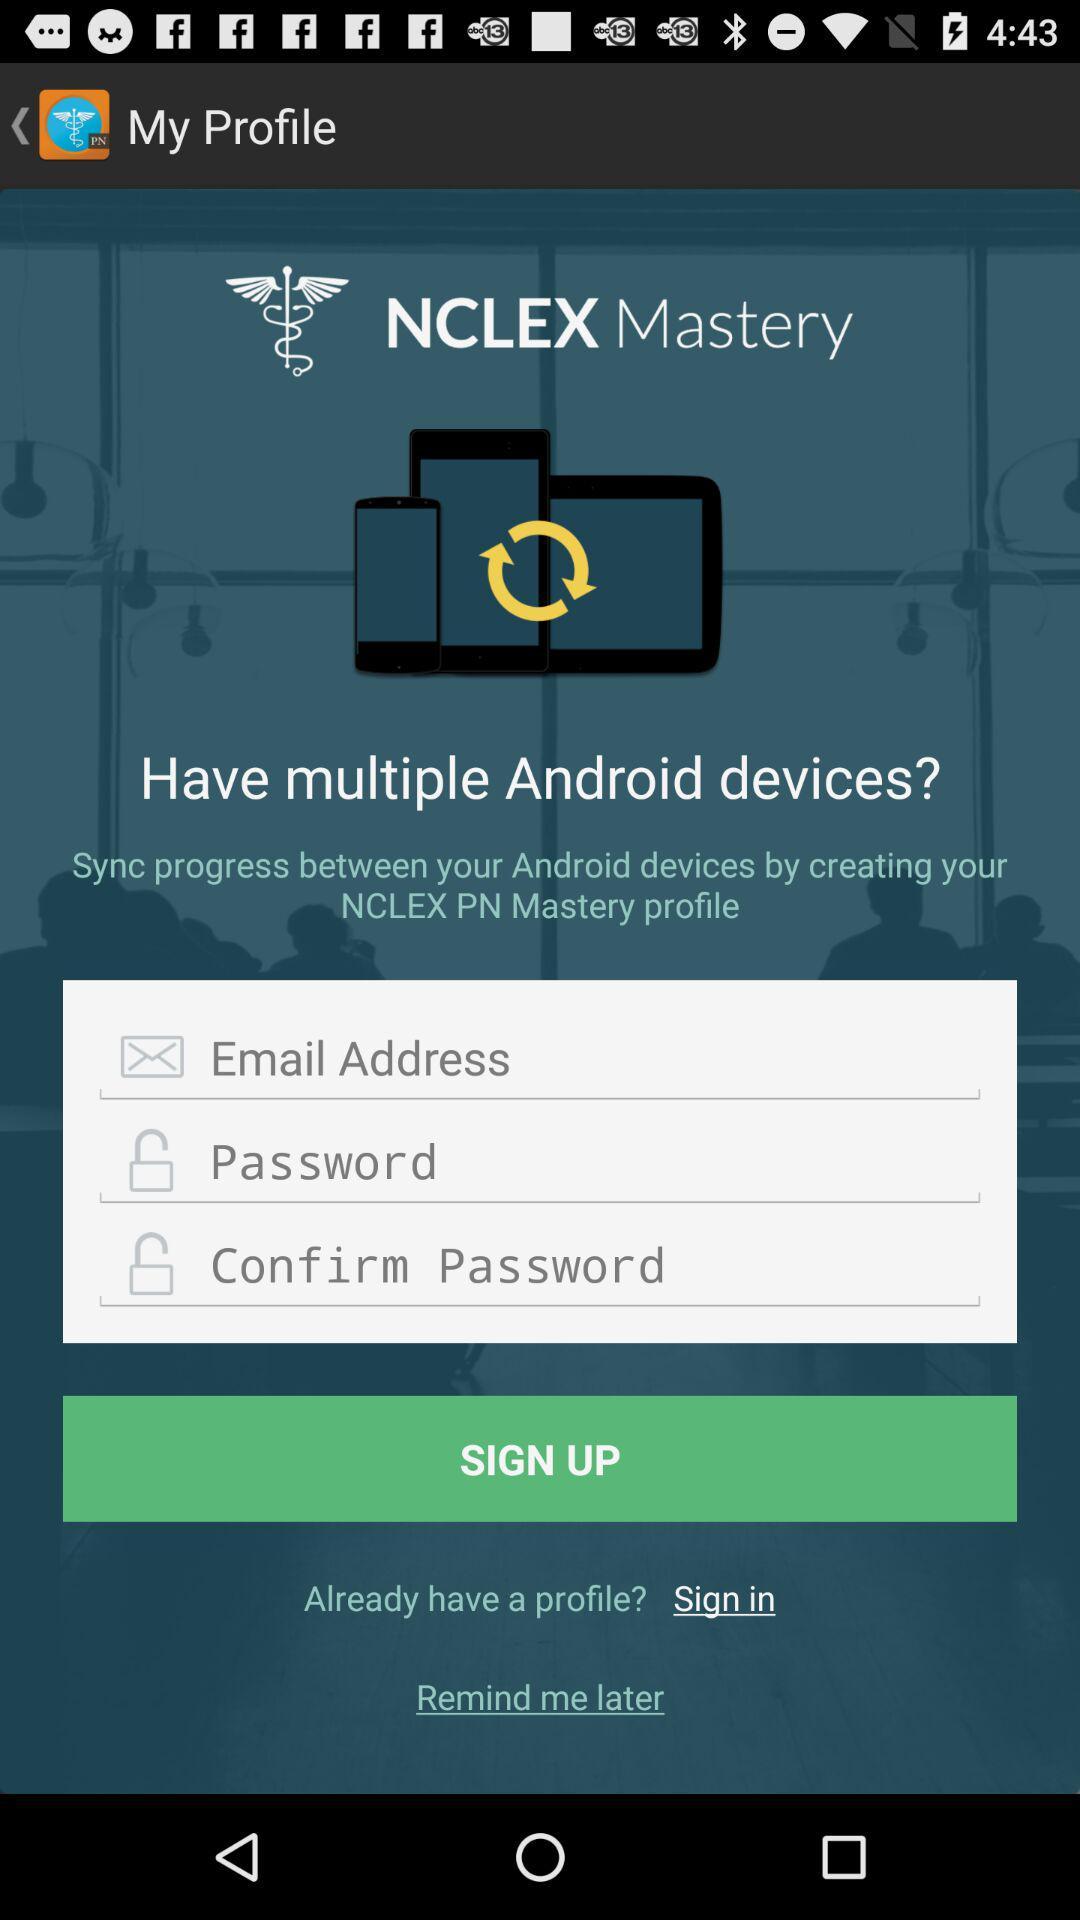 The height and width of the screenshot is (1920, 1080). Describe the element at coordinates (540, 1695) in the screenshot. I see `app below already have a icon` at that location.